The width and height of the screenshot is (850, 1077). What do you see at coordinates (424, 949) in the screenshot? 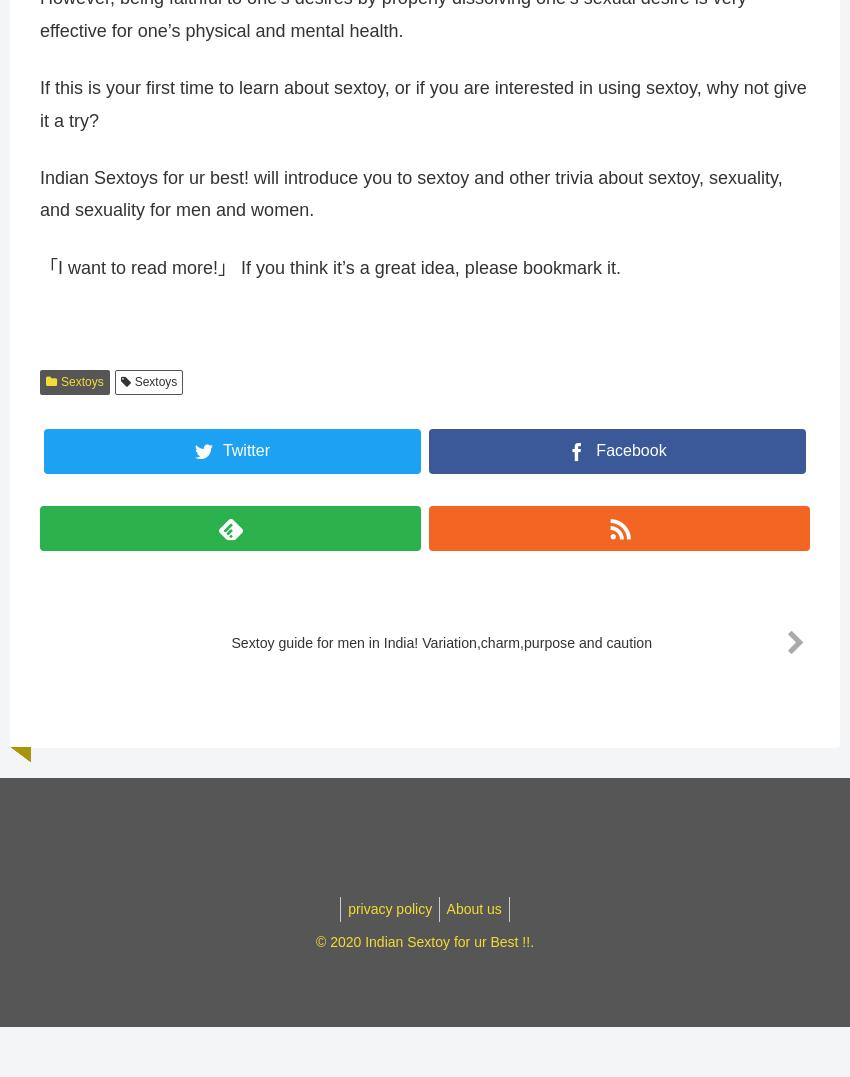
I see `'© 2020 Indian Sextoy for ur Best !!.'` at bounding box center [424, 949].